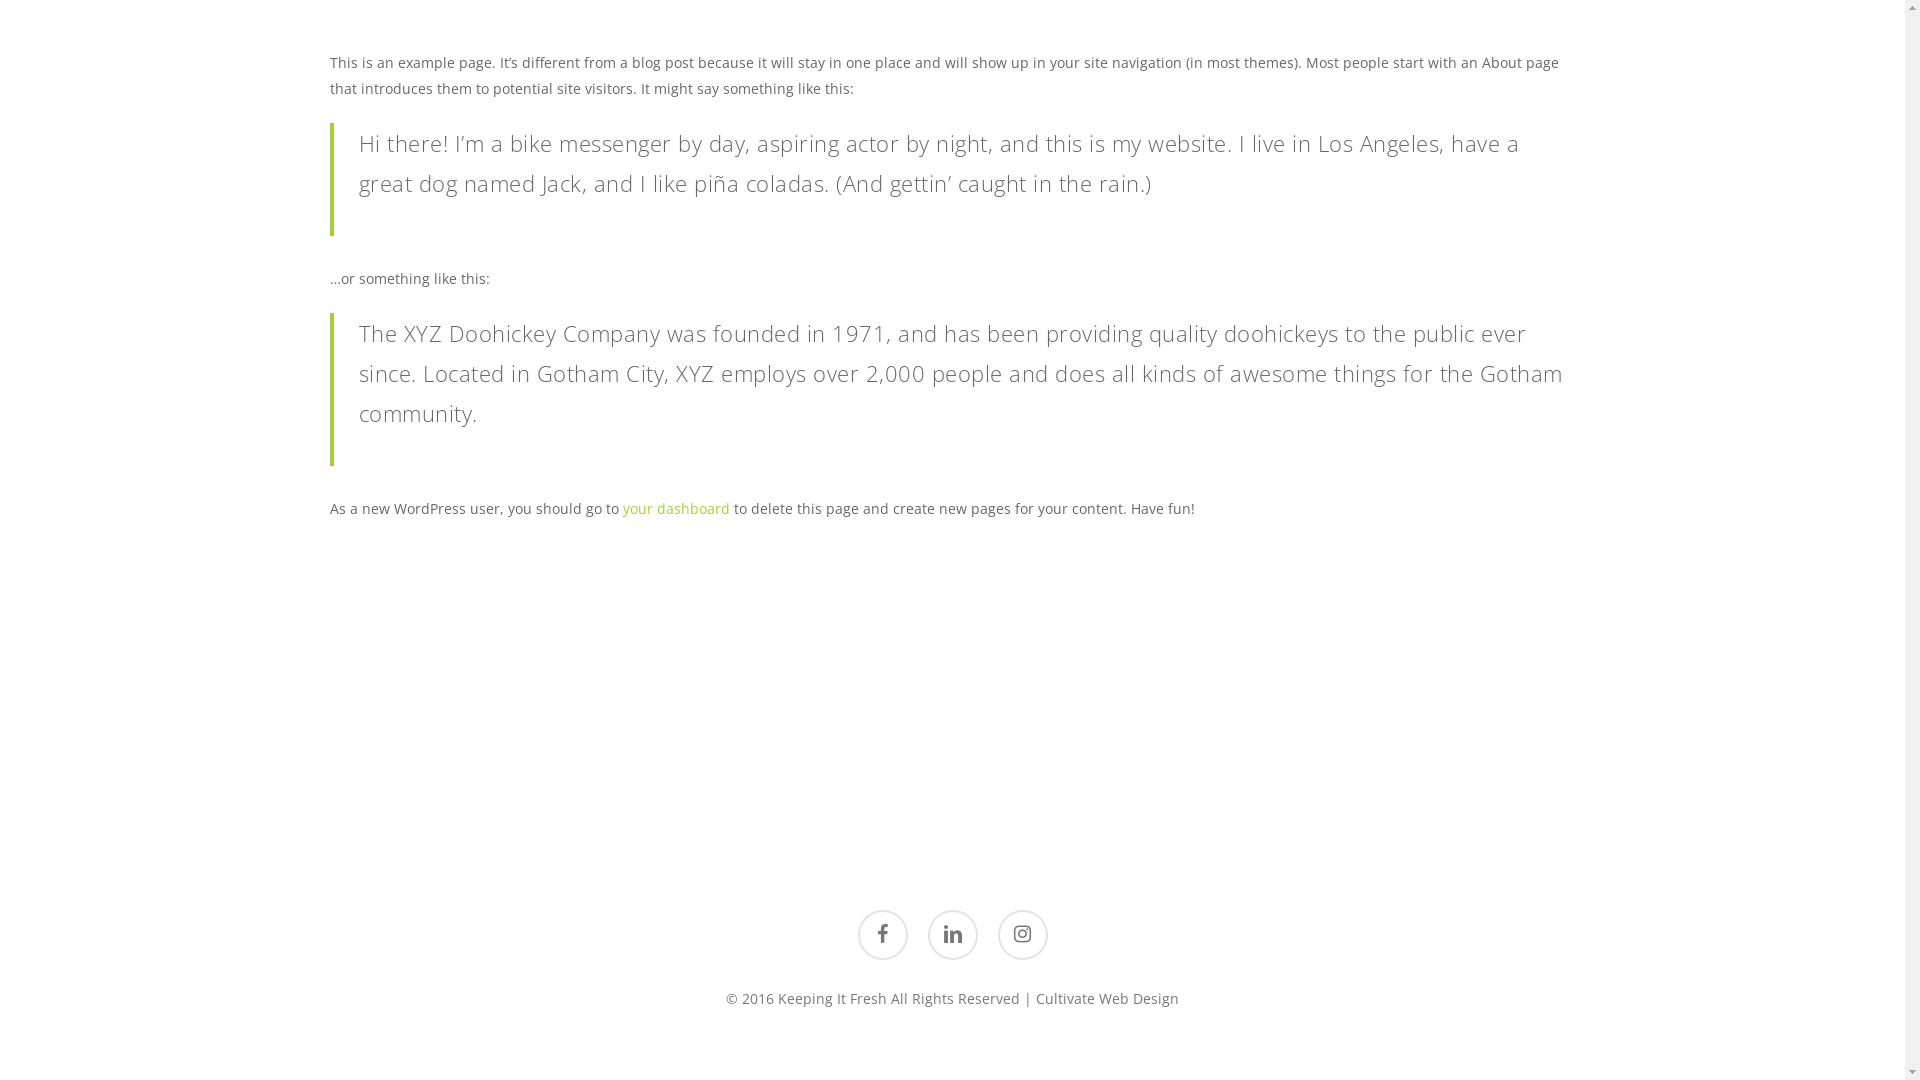  Describe the element at coordinates (952, 934) in the screenshot. I see `'linkedin'` at that location.